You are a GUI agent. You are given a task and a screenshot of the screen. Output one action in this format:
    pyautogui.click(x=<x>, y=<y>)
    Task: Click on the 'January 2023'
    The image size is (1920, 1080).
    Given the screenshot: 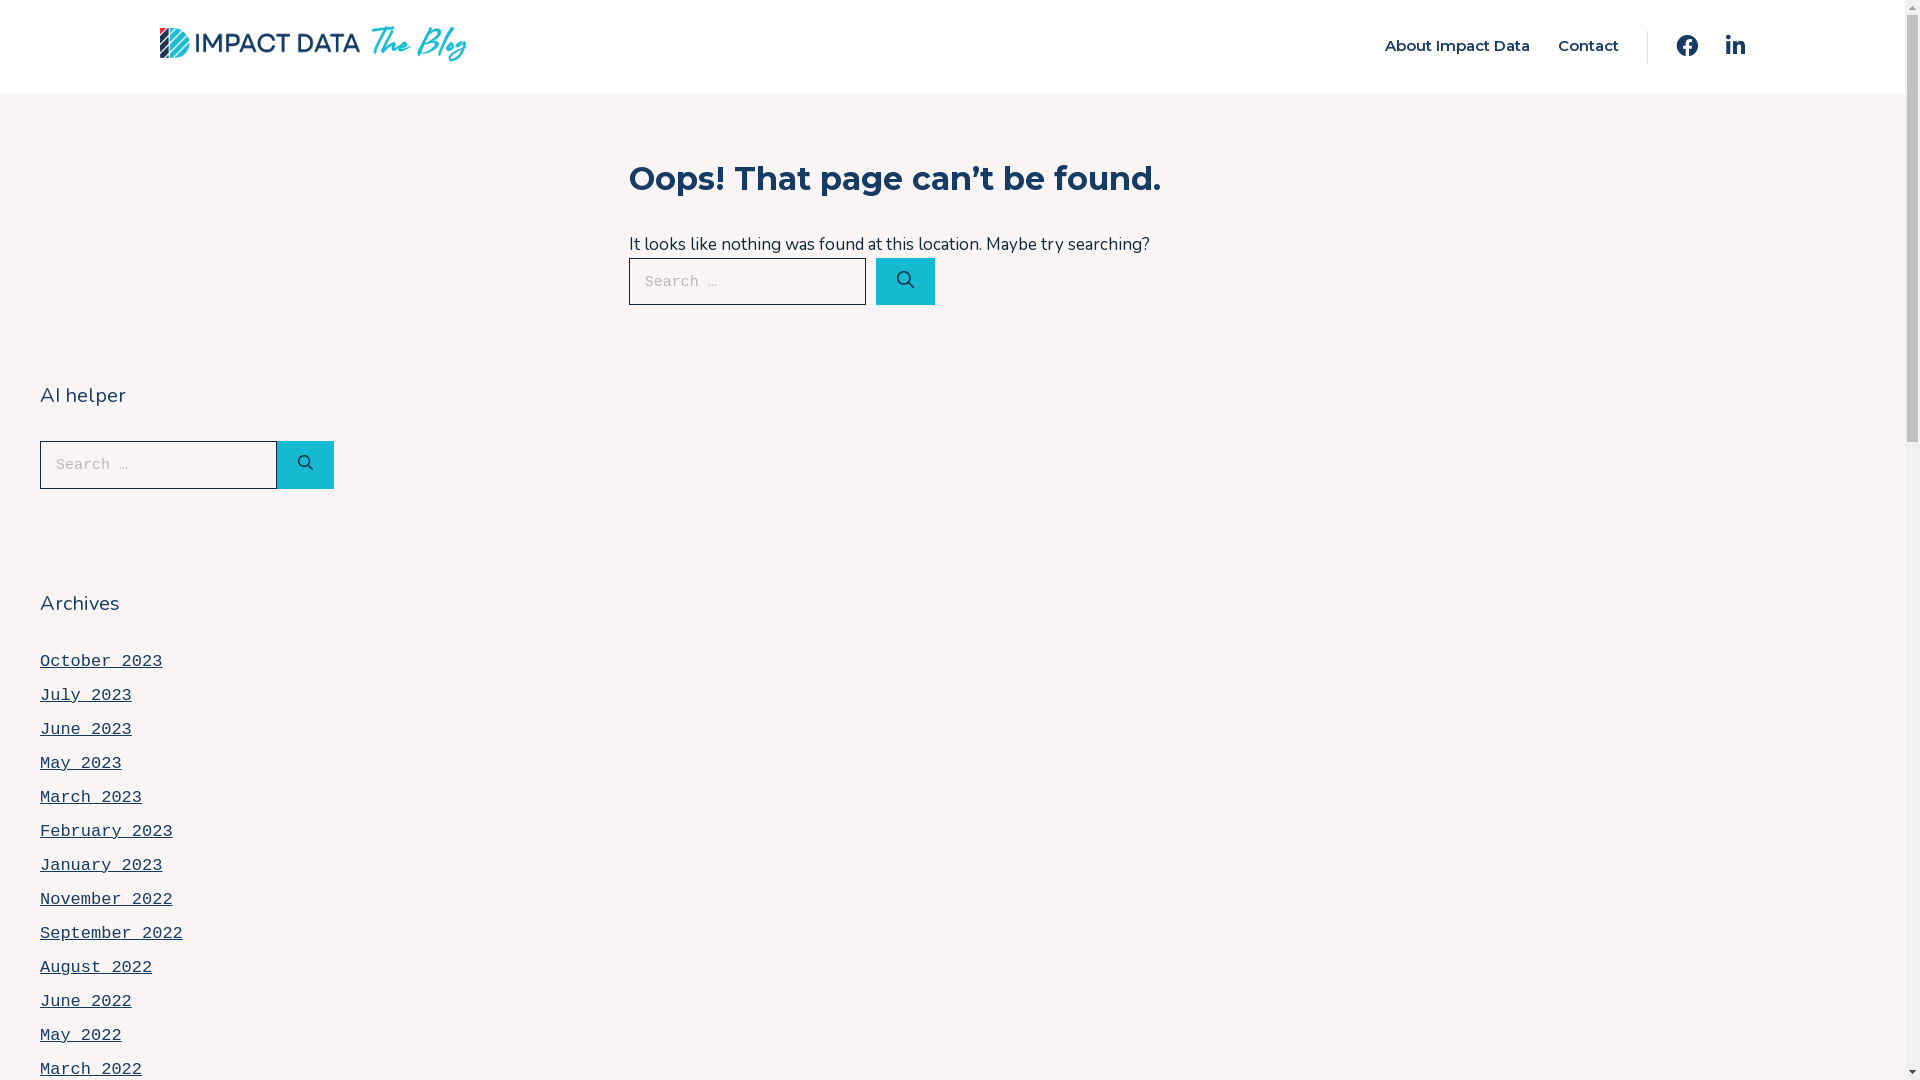 What is the action you would take?
    pyautogui.click(x=99, y=864)
    